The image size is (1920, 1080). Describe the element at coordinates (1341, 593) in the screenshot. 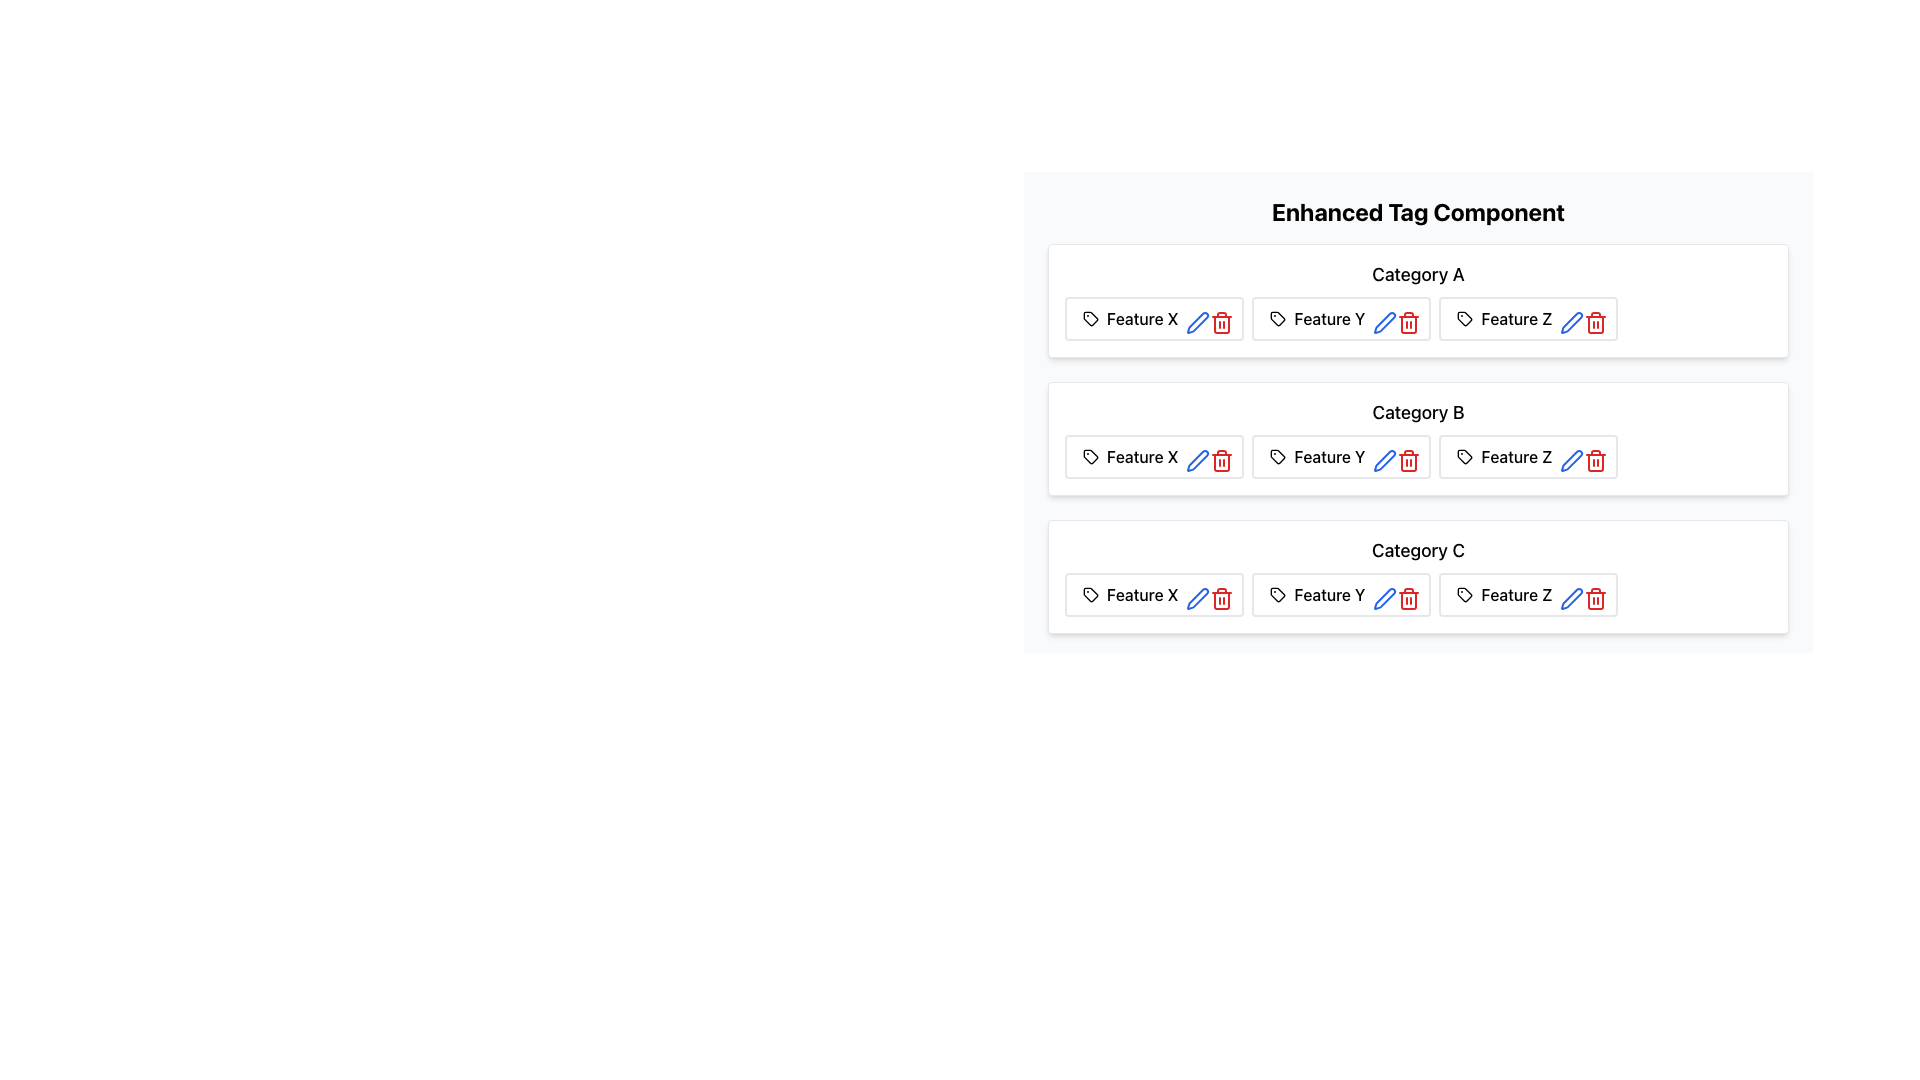

I see `the text of the interactive tag labeled 'Feature Y' which is the second element in the 'Category C' row` at that location.